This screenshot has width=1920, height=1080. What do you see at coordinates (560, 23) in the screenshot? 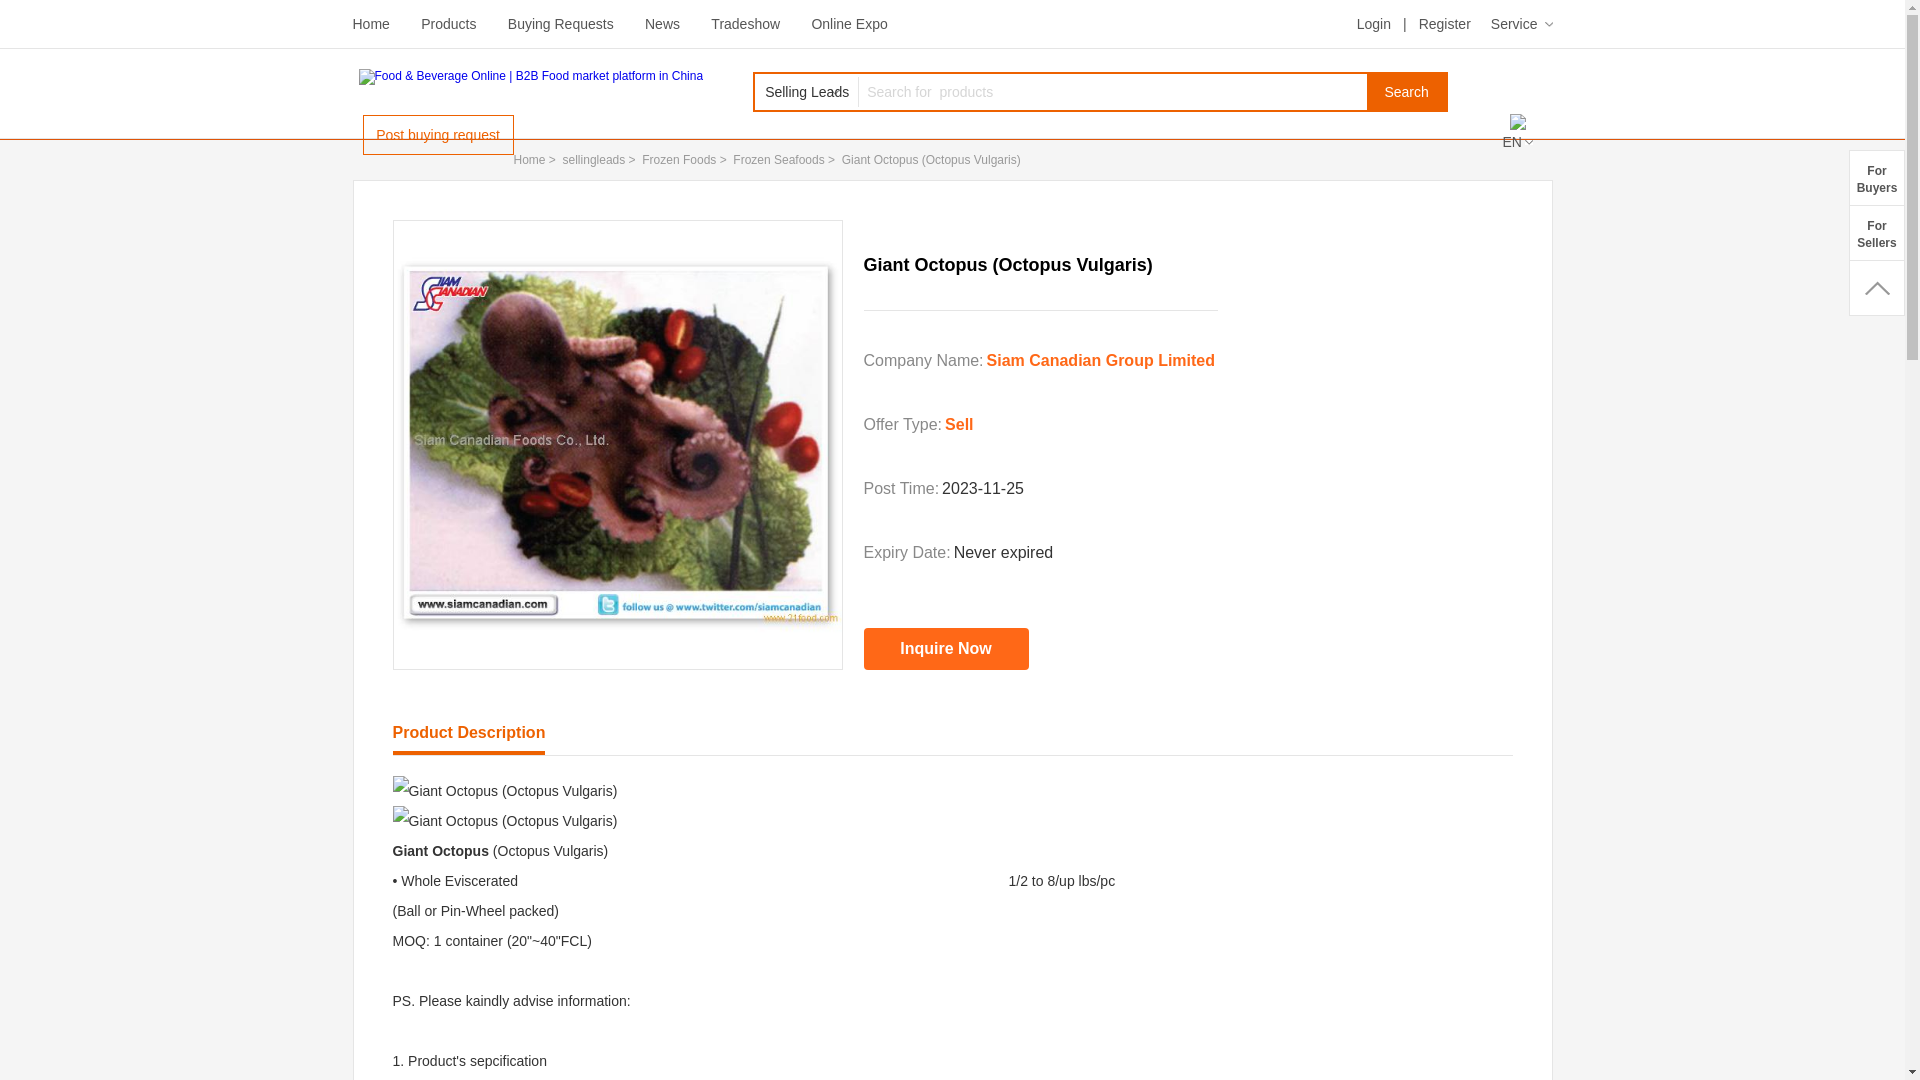
I see `'Buying Requests'` at bounding box center [560, 23].